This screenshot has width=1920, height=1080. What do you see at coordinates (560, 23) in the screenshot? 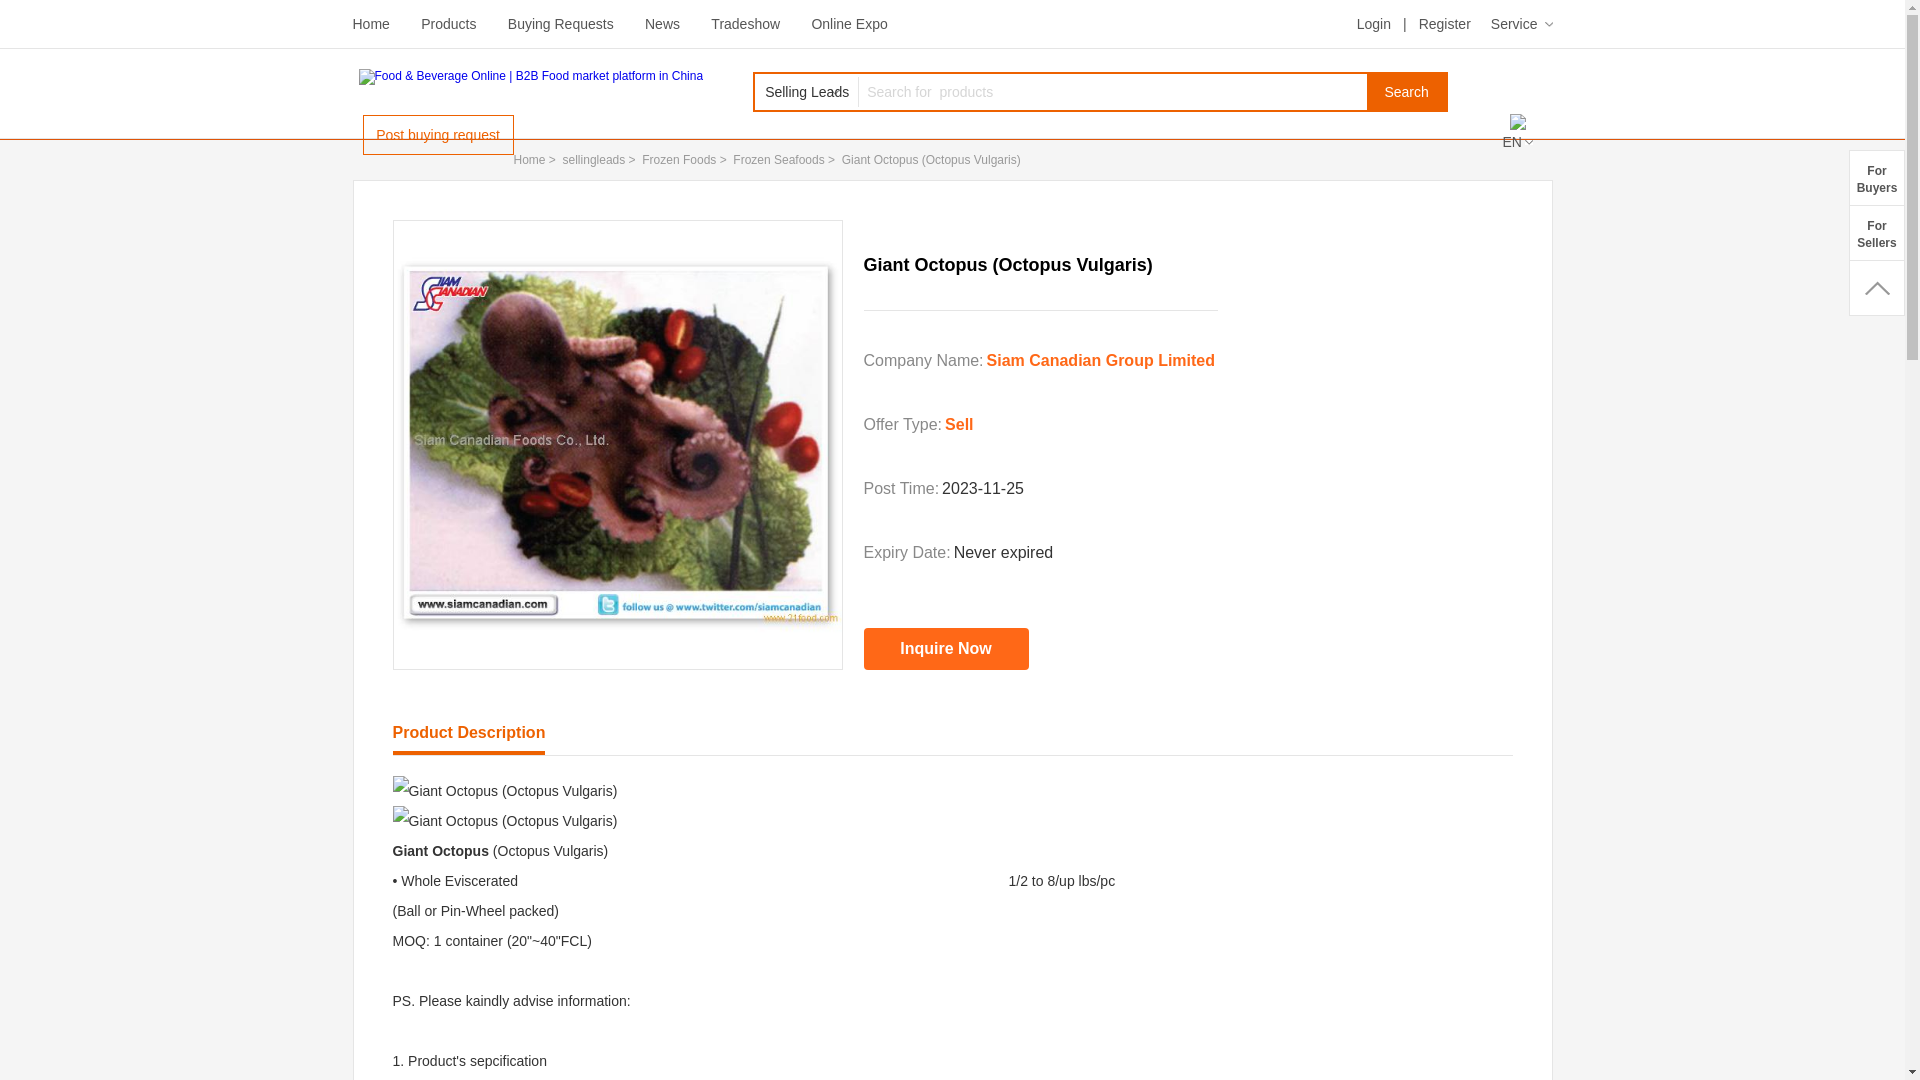
I see `'Buying Requests'` at bounding box center [560, 23].